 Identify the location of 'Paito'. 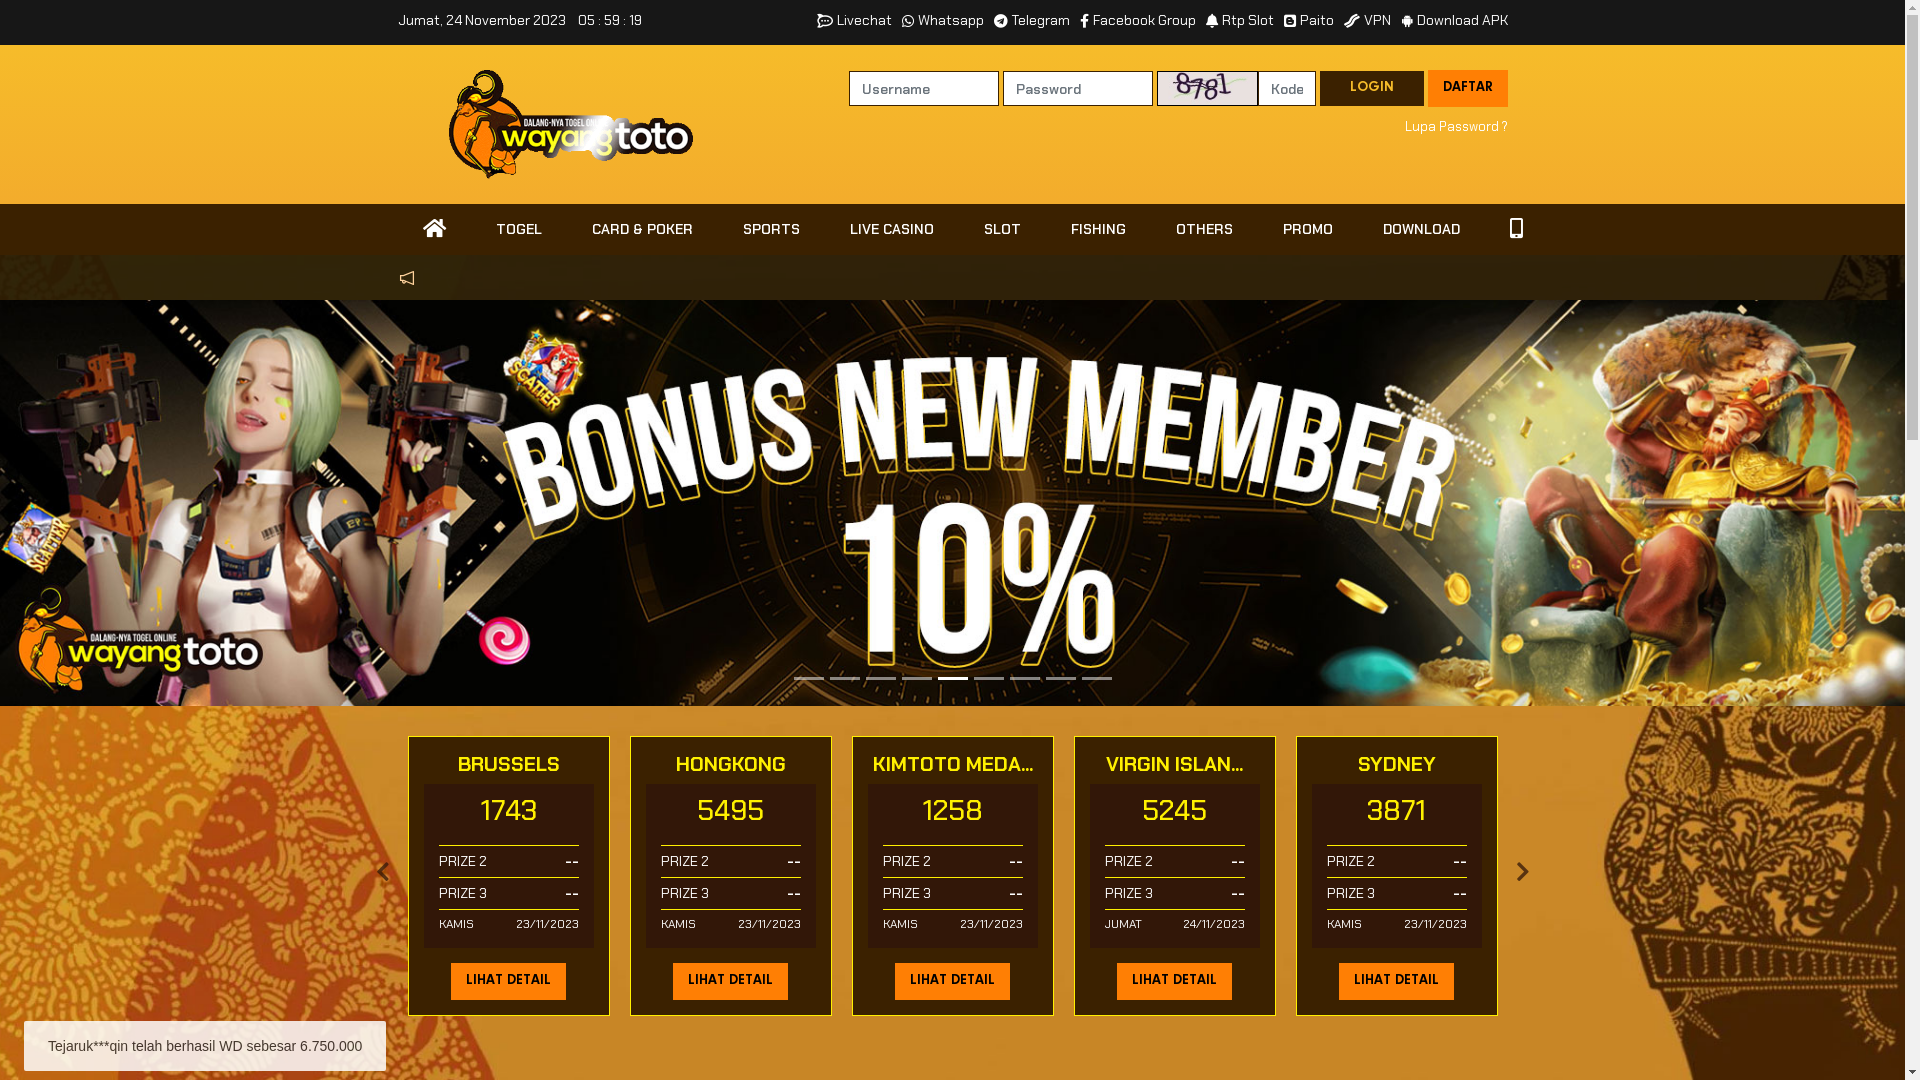
(1309, 20).